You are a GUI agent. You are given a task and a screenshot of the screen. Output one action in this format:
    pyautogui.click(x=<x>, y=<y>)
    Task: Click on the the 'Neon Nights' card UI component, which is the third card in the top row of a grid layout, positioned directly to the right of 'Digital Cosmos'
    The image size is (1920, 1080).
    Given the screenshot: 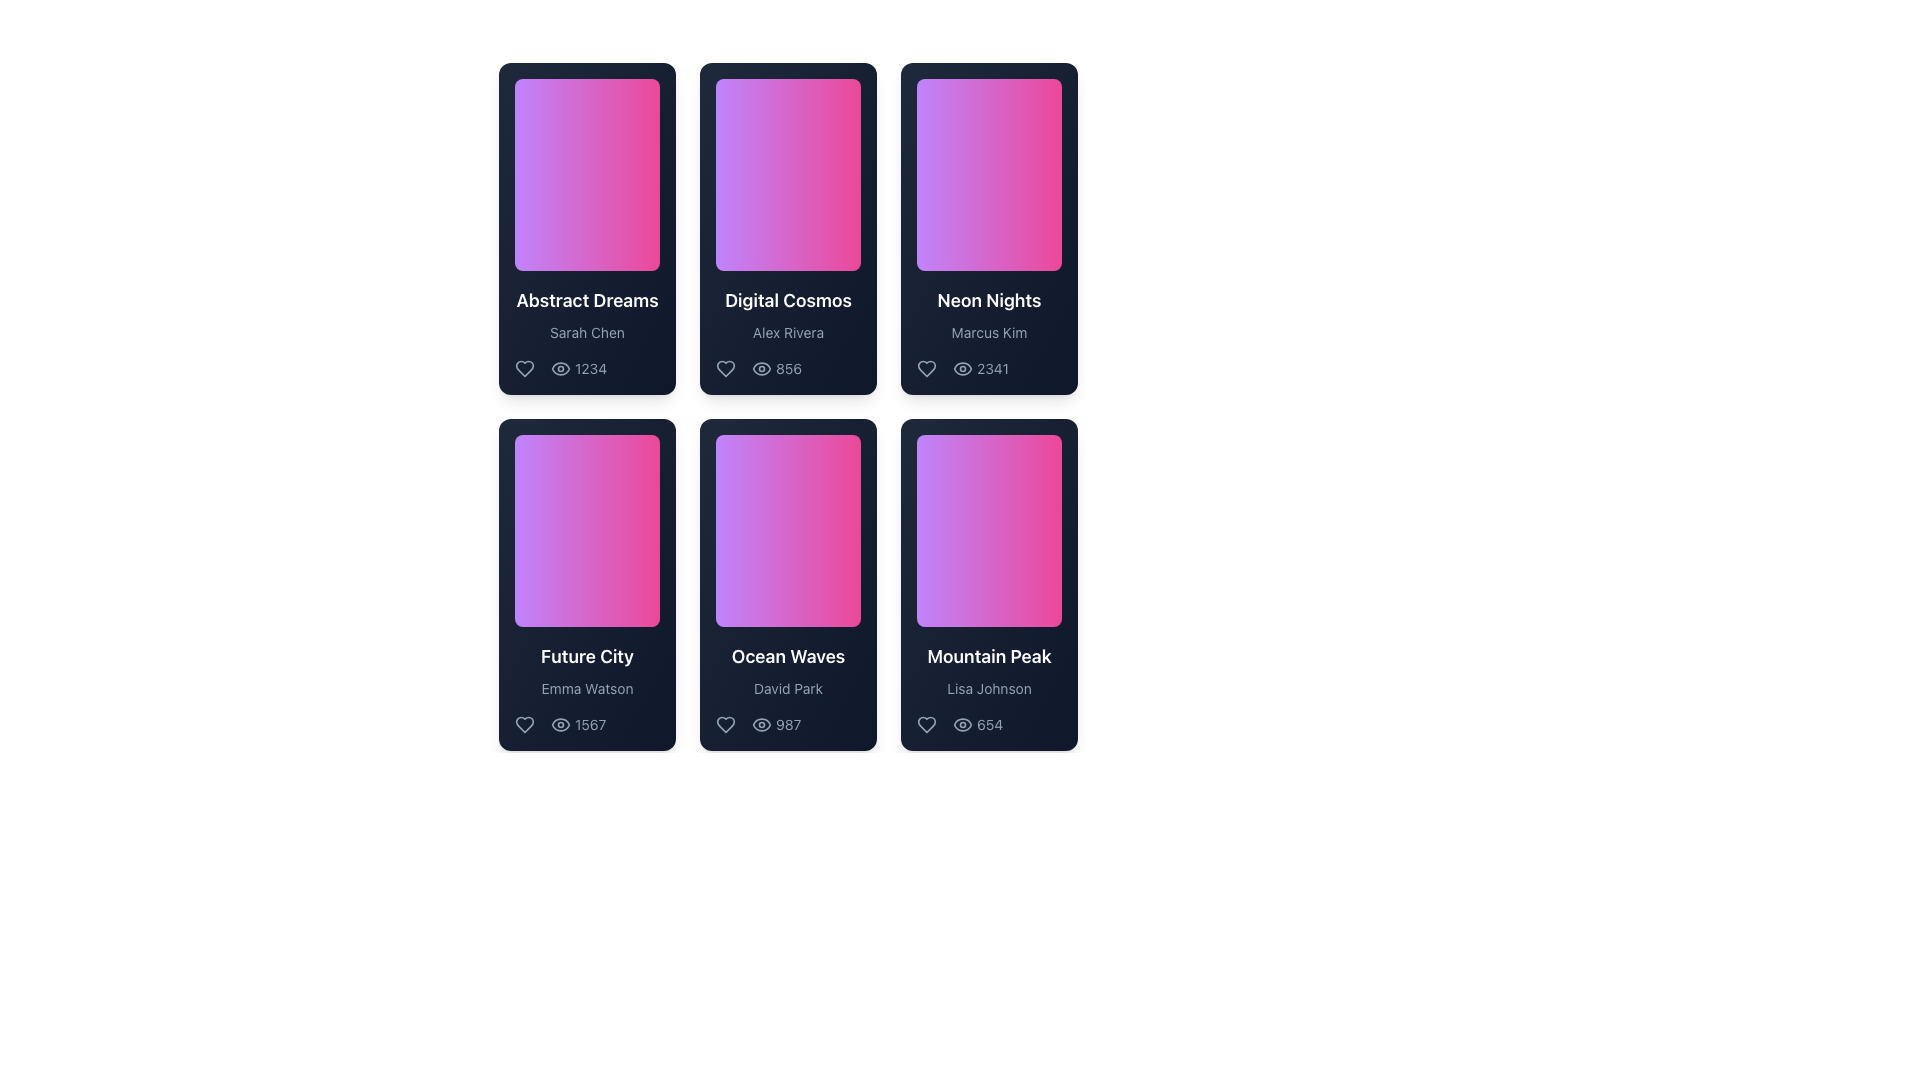 What is the action you would take?
    pyautogui.click(x=989, y=227)
    